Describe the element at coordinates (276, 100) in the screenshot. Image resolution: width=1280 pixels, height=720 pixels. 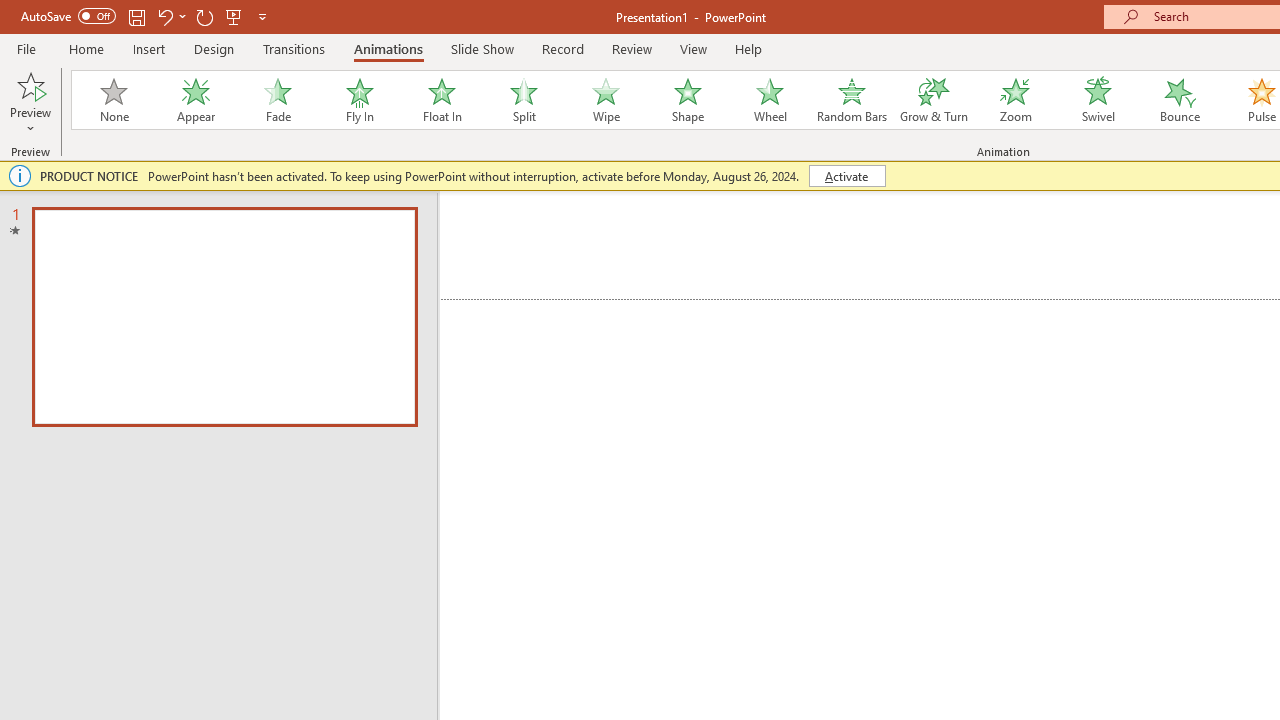
I see `'Fade'` at that location.